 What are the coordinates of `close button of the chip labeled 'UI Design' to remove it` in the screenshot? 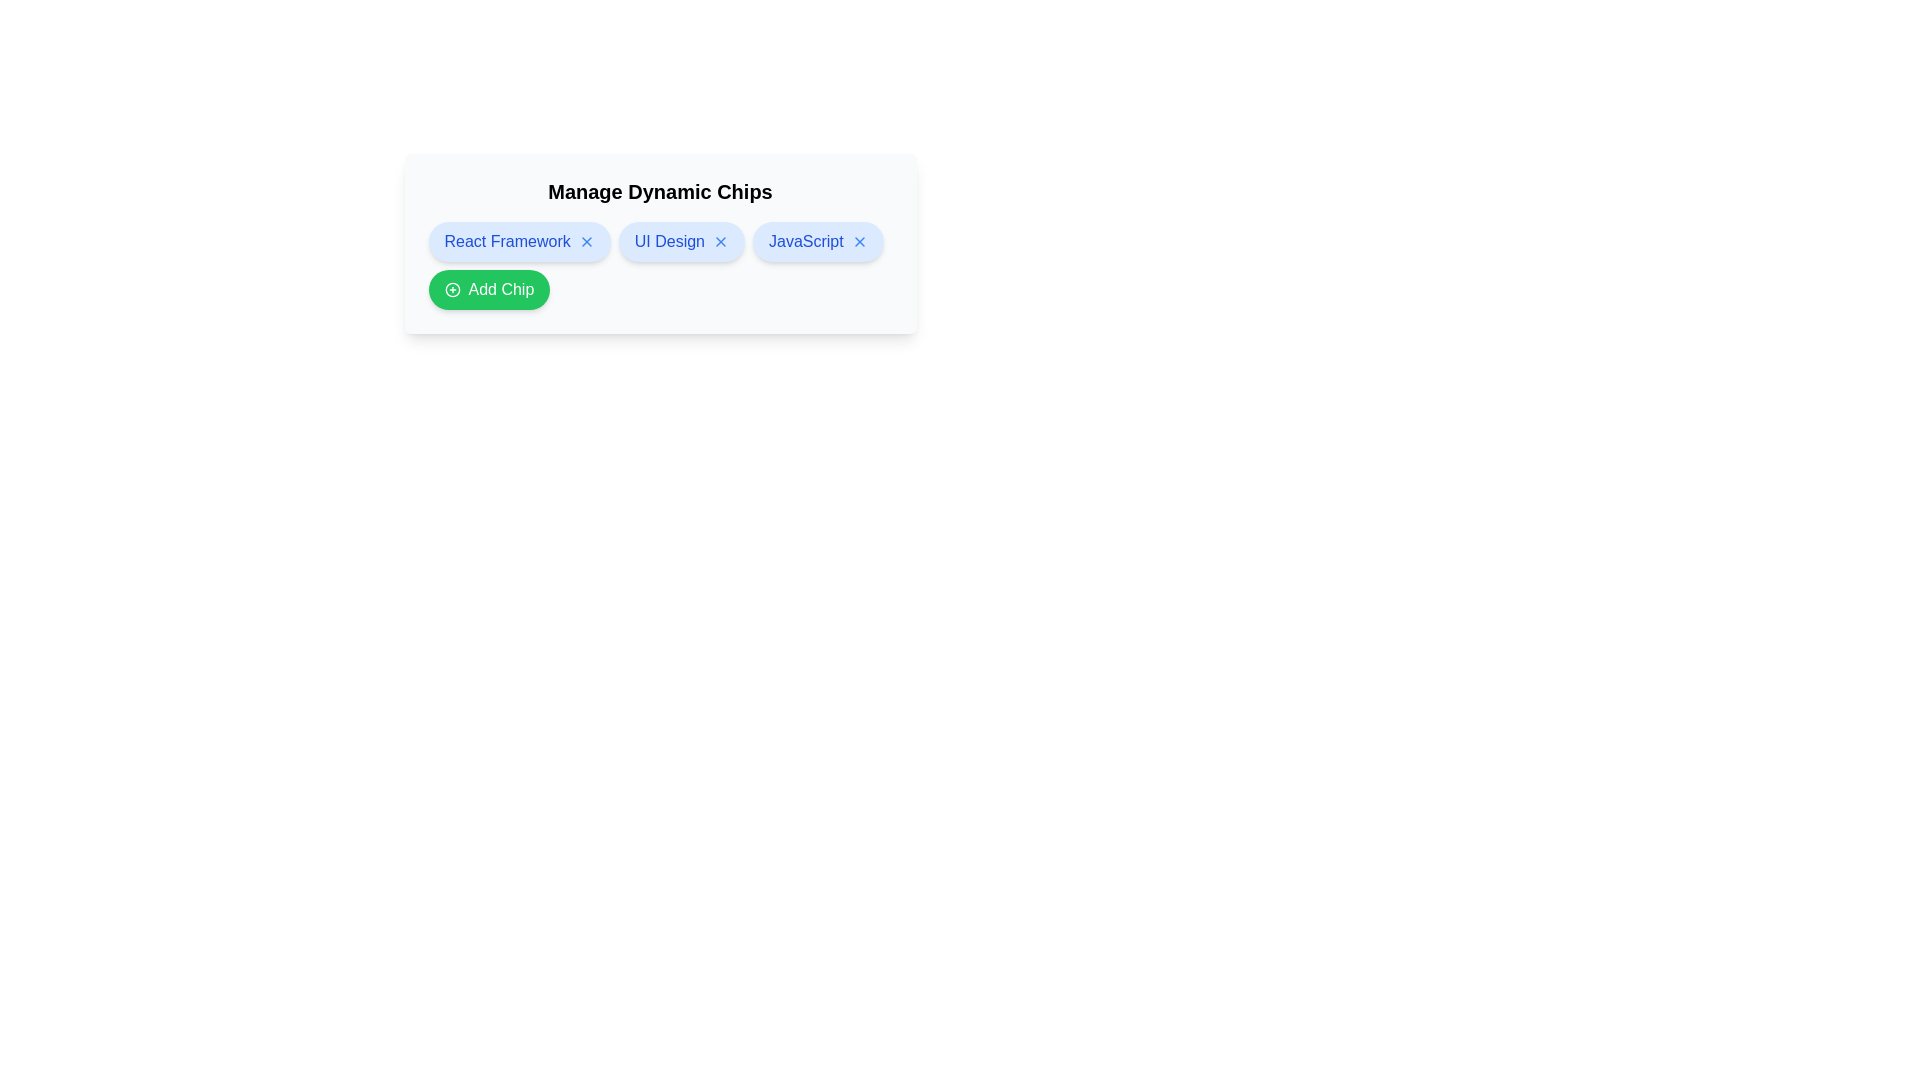 It's located at (720, 241).